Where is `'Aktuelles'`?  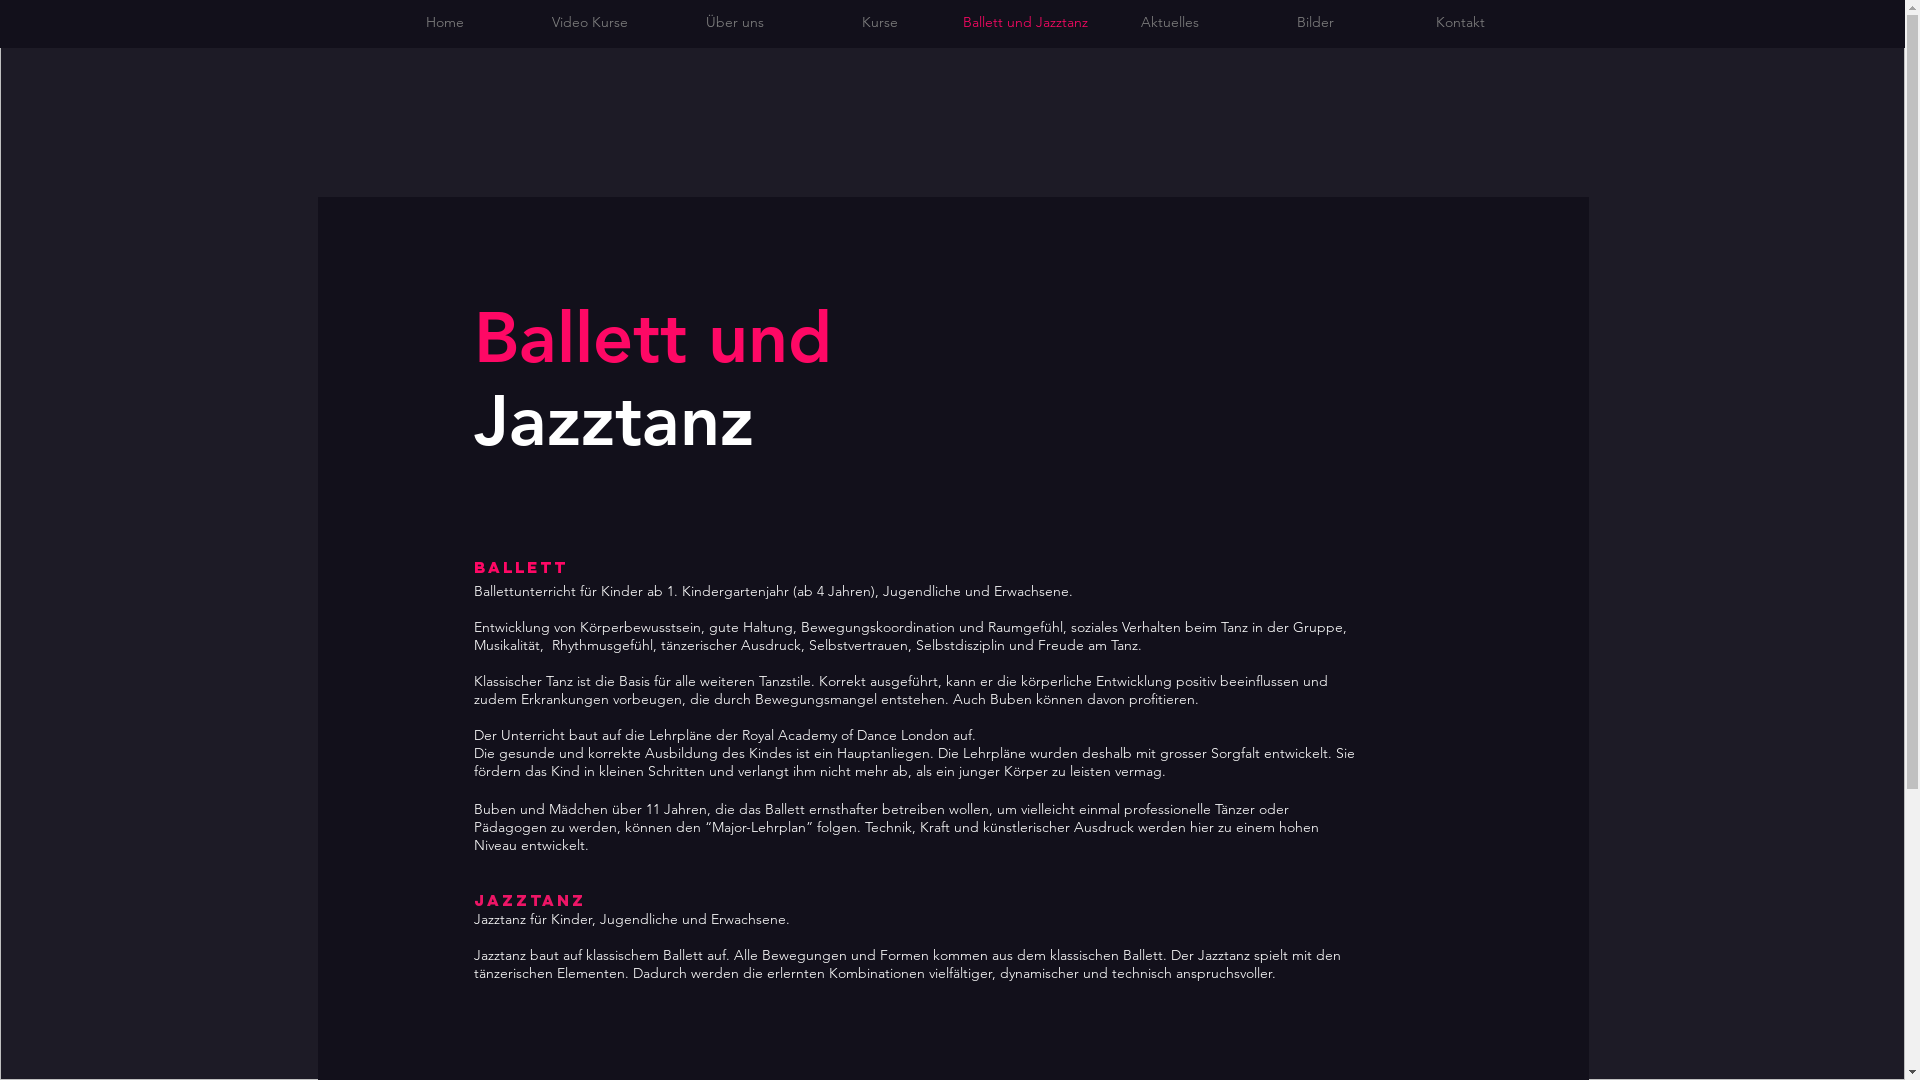 'Aktuelles' is located at coordinates (1097, 22).